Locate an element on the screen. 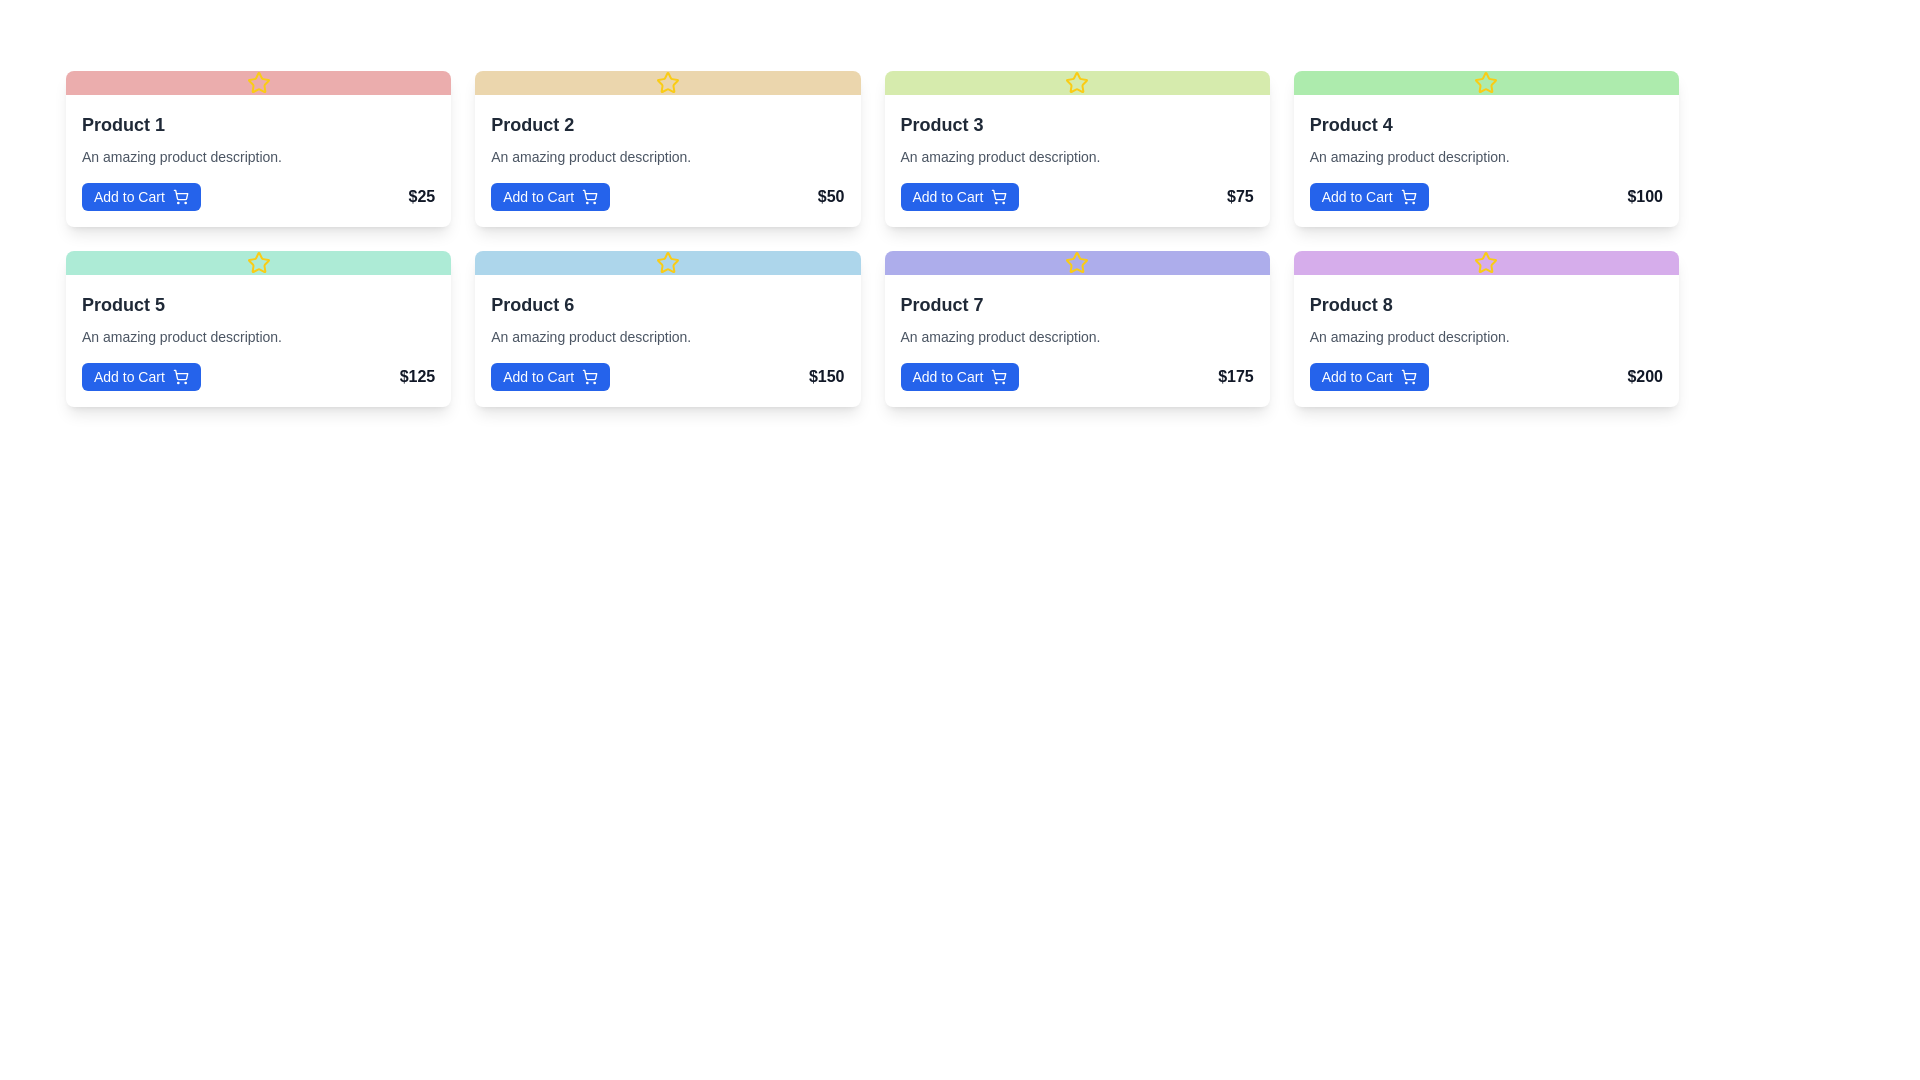 The height and width of the screenshot is (1080, 1920). the text label that describes 'An amazing product description.' which is located under the 'Product 3' heading in the card layout is located at coordinates (1000, 156).